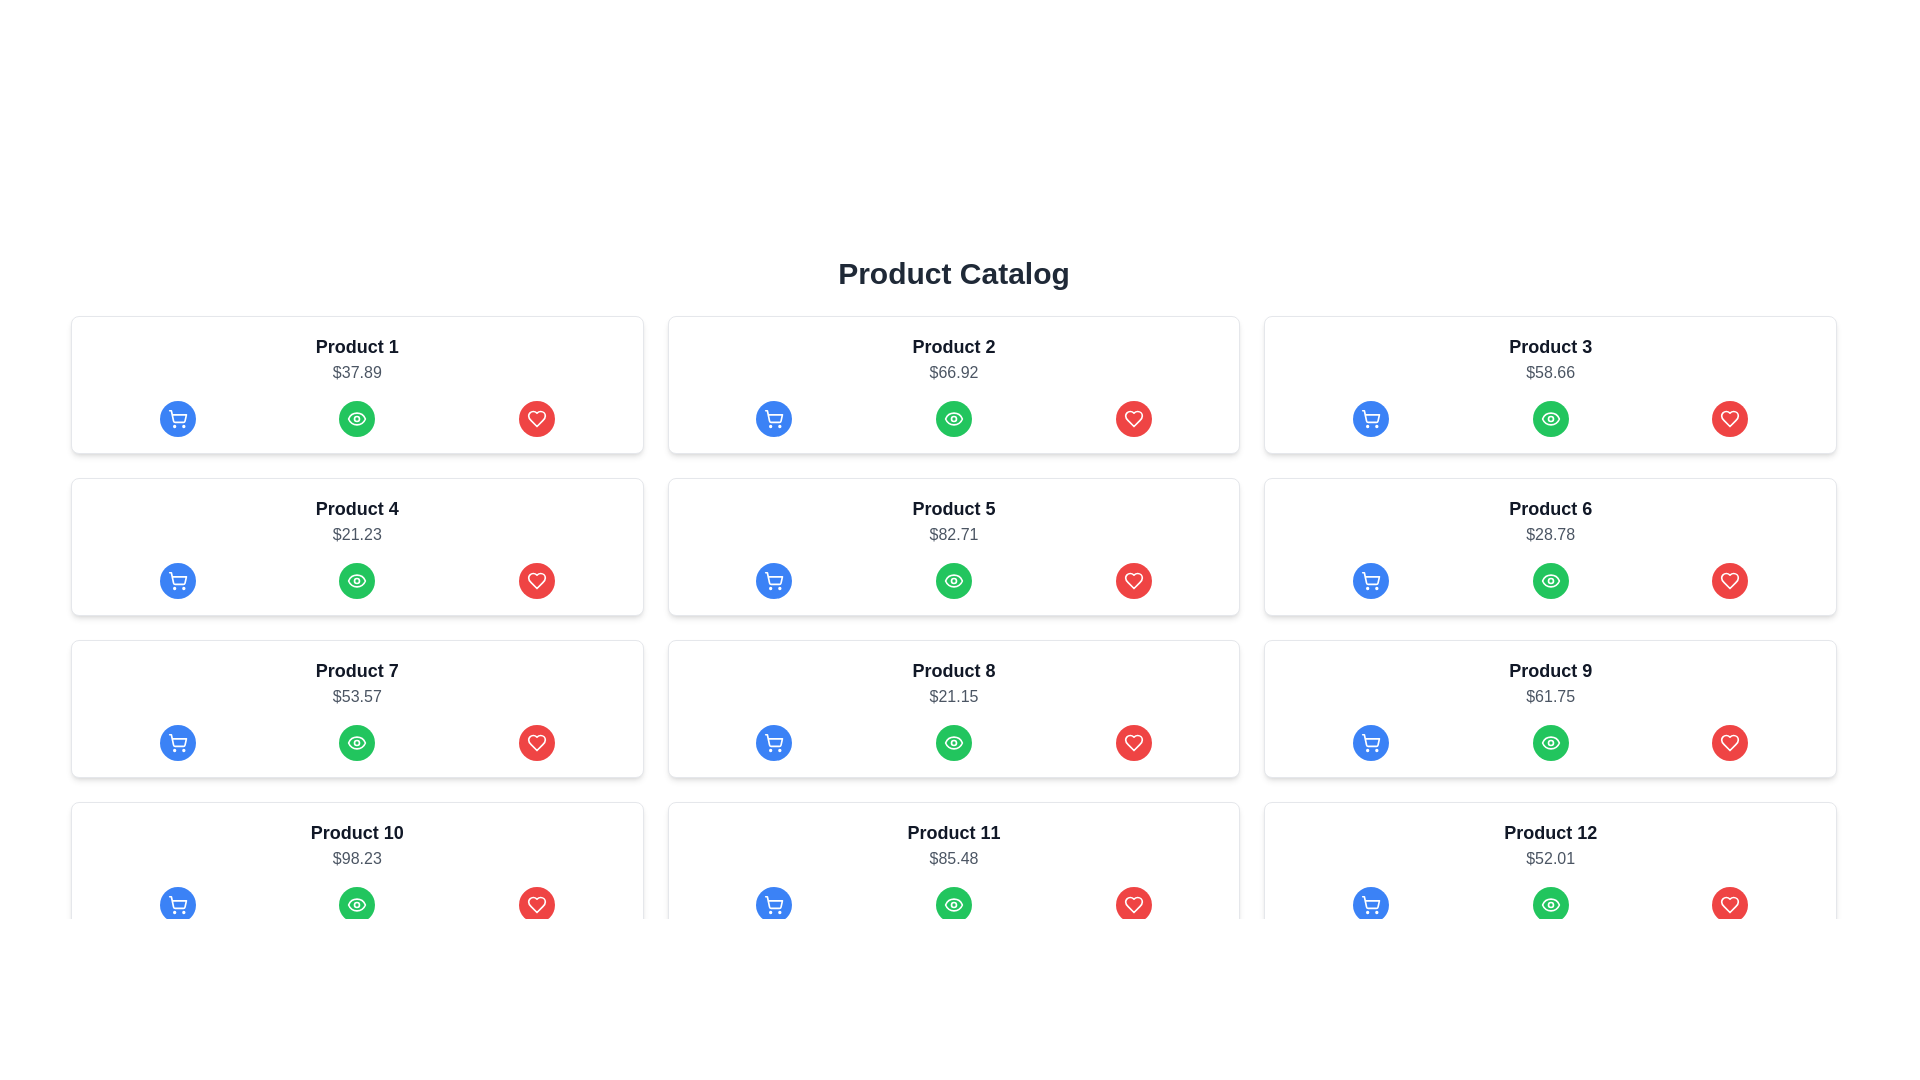 The height and width of the screenshot is (1080, 1920). What do you see at coordinates (1370, 418) in the screenshot?
I see `the blue shopping cart icon in the product card of 'Product 3', located in the first row, third column, to the left of the control buttons` at bounding box center [1370, 418].